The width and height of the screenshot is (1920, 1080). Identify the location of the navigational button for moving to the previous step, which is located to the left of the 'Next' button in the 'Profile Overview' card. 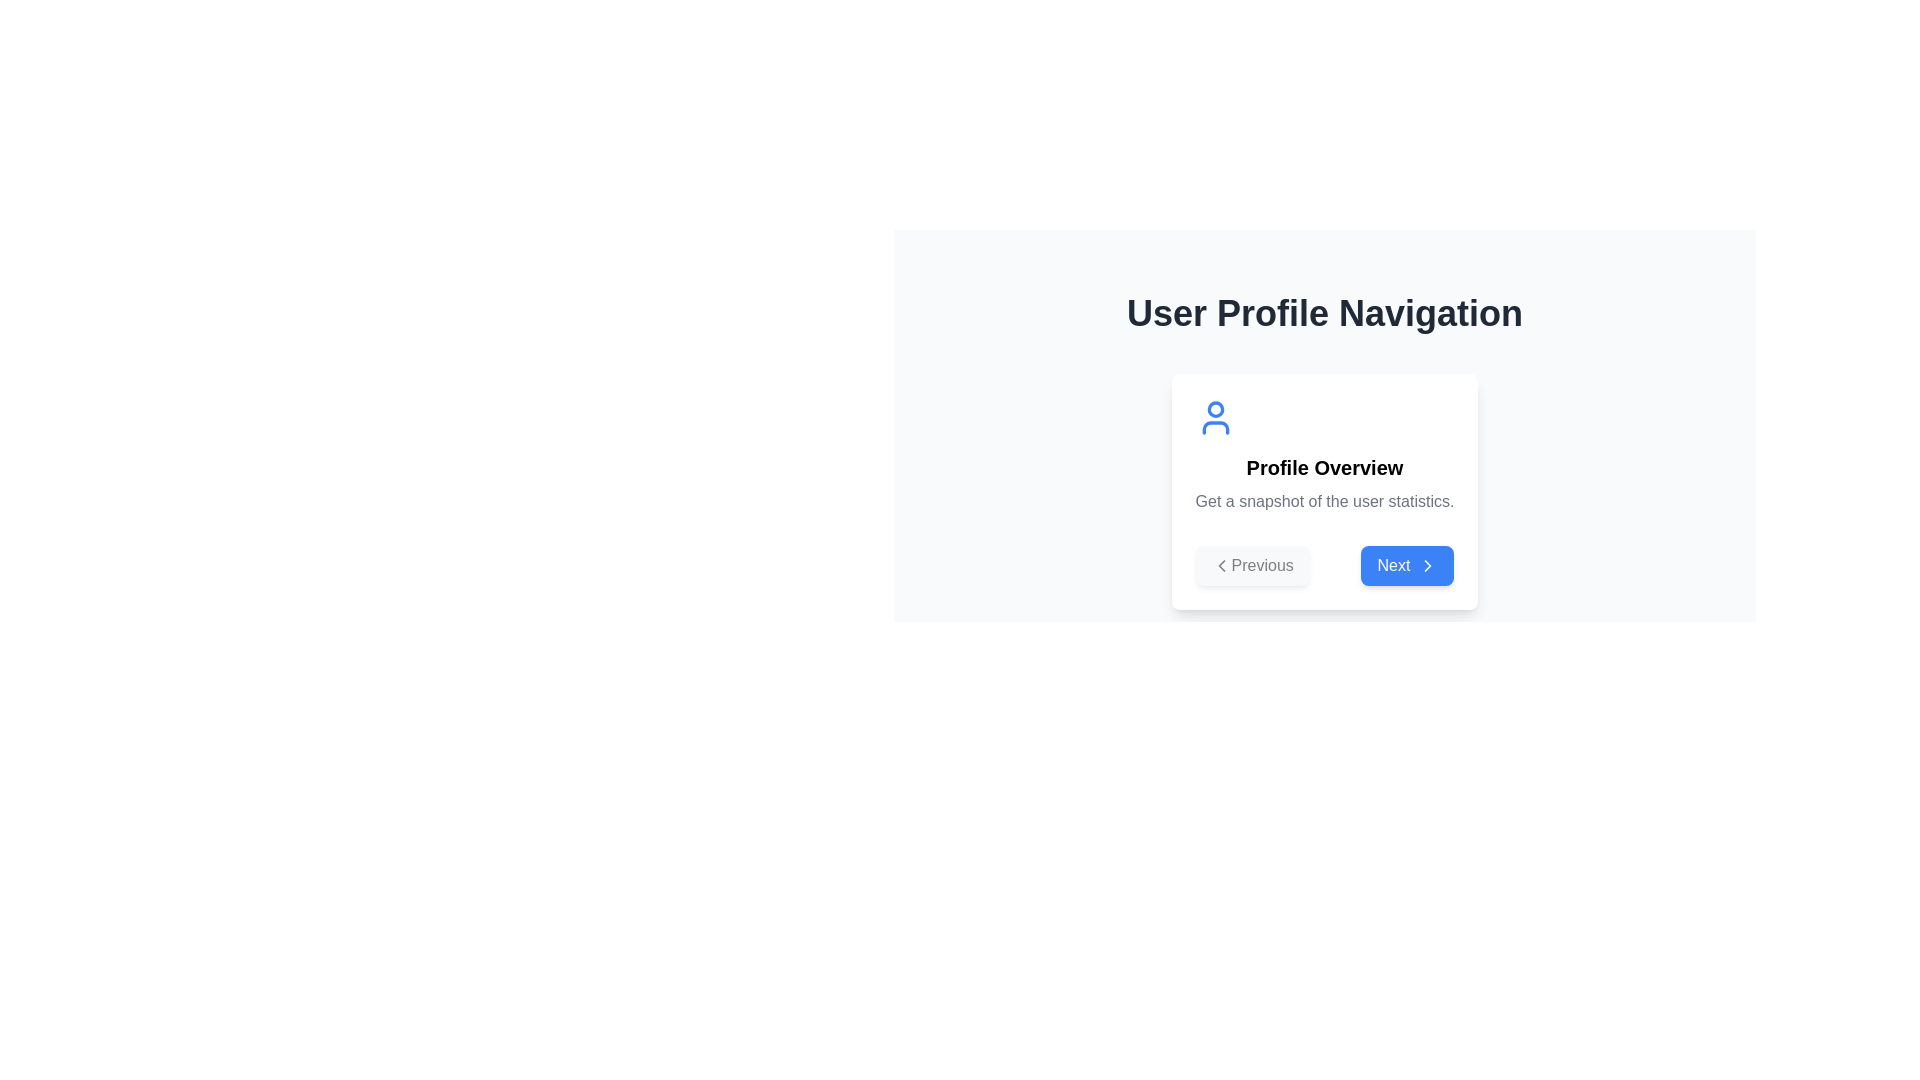
(1251, 566).